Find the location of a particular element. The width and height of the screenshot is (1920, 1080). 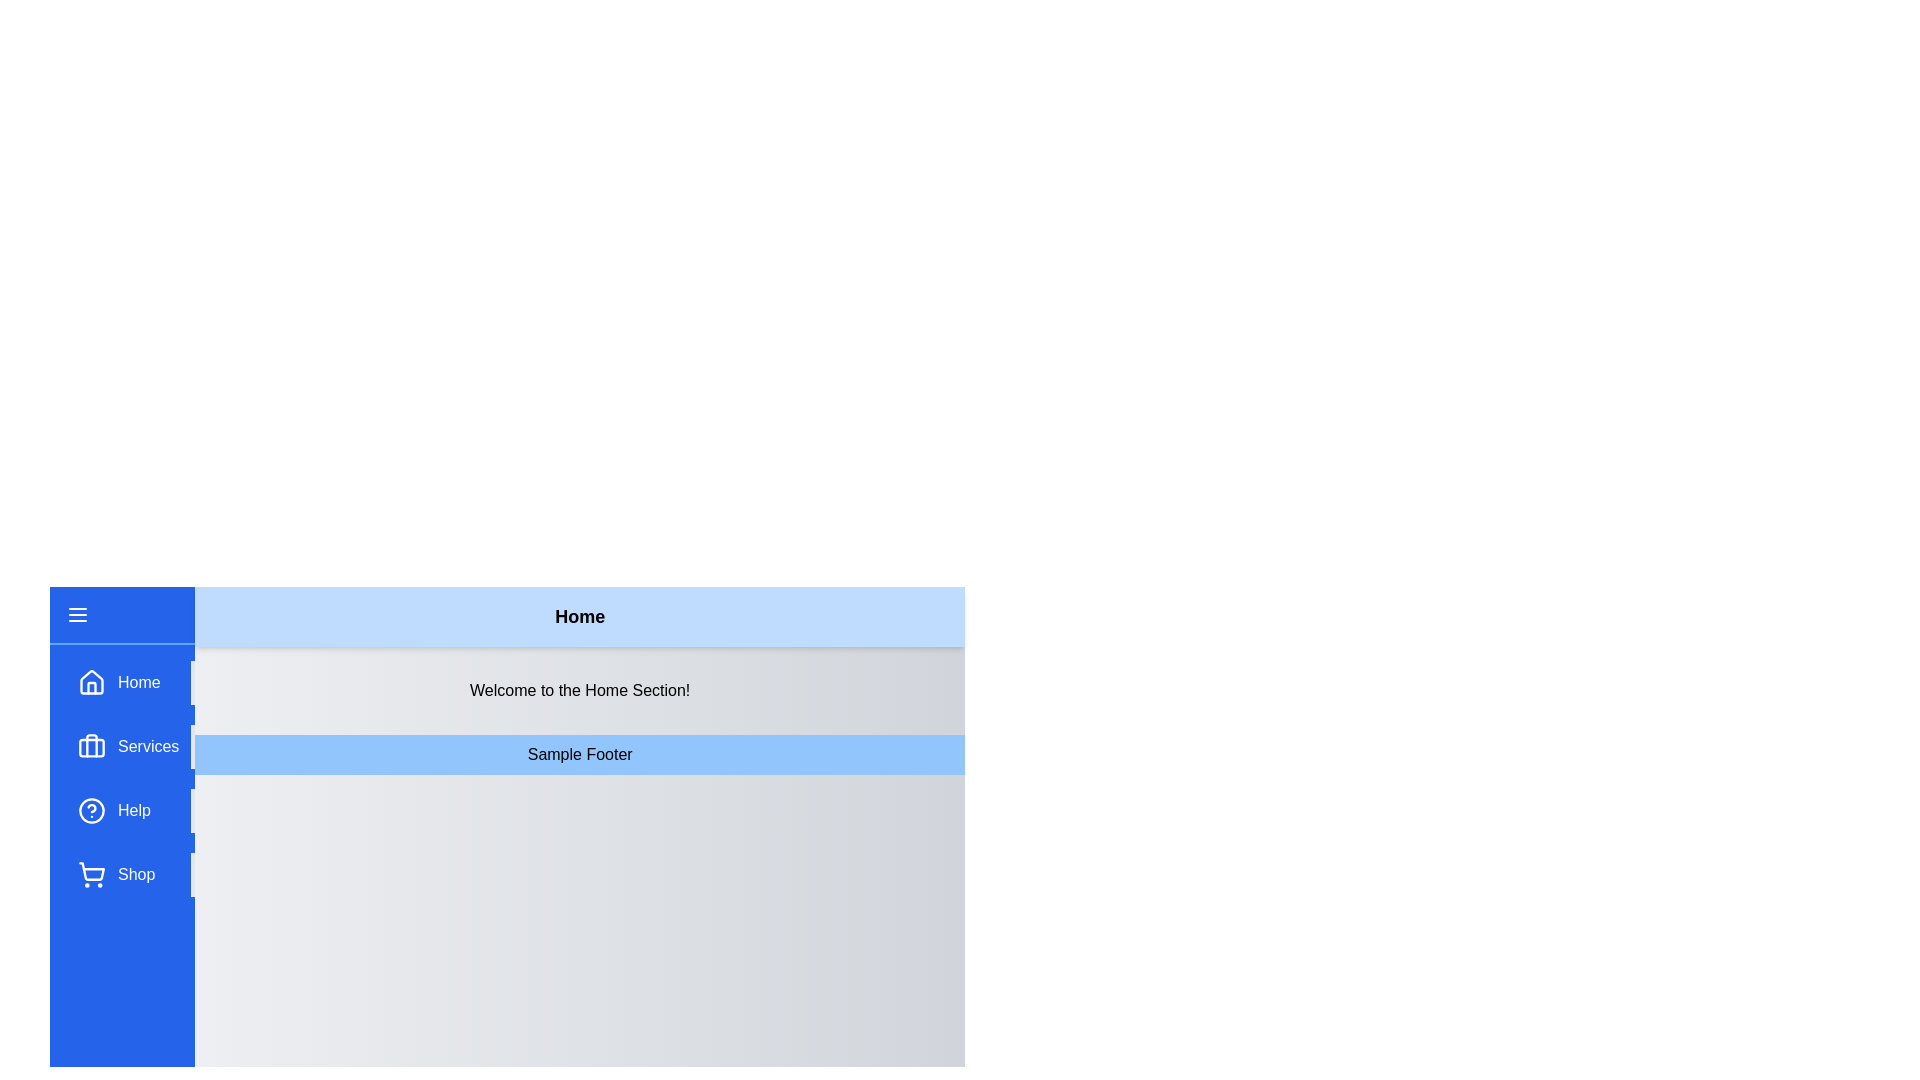

the static welcome message text block located below the 'Home' title bar and above the 'Sample Footer' section is located at coordinates (579, 689).